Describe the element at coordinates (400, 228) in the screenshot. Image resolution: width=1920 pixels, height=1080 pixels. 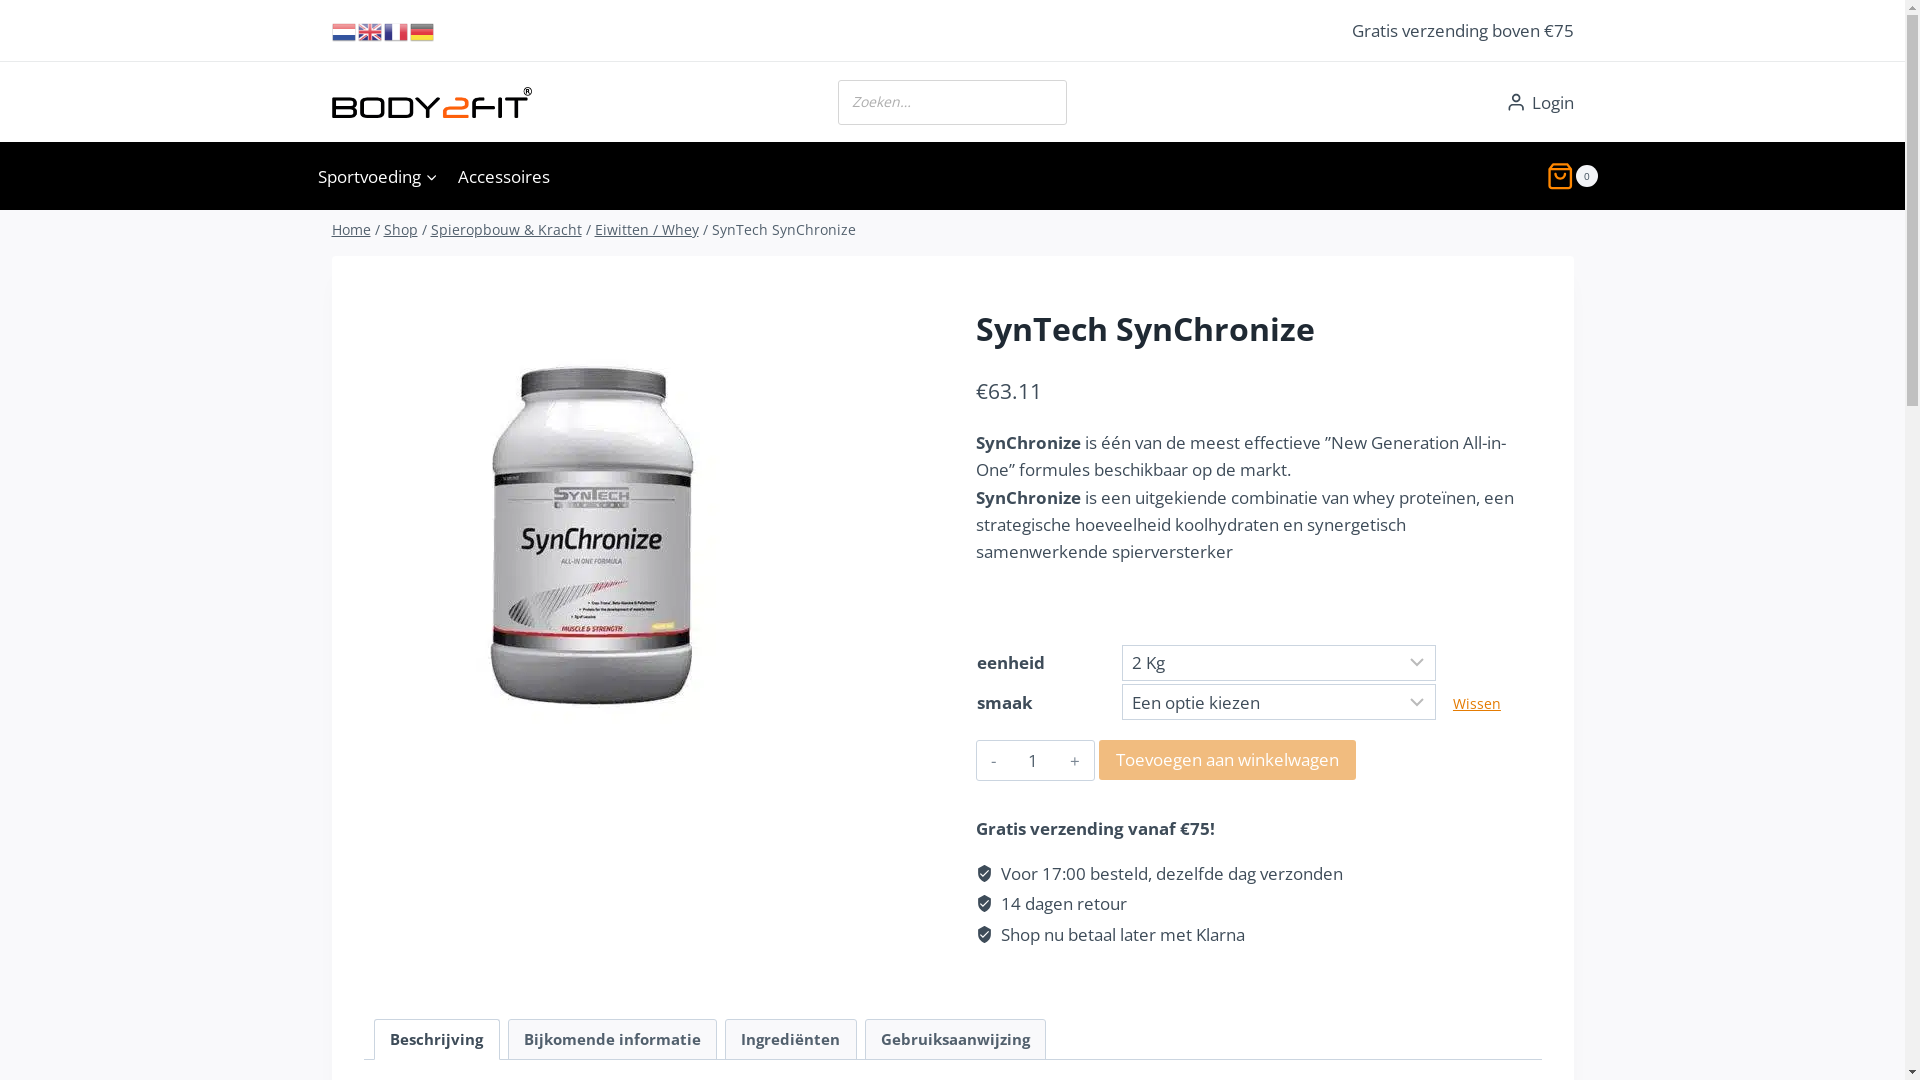
I see `'Shop'` at that location.